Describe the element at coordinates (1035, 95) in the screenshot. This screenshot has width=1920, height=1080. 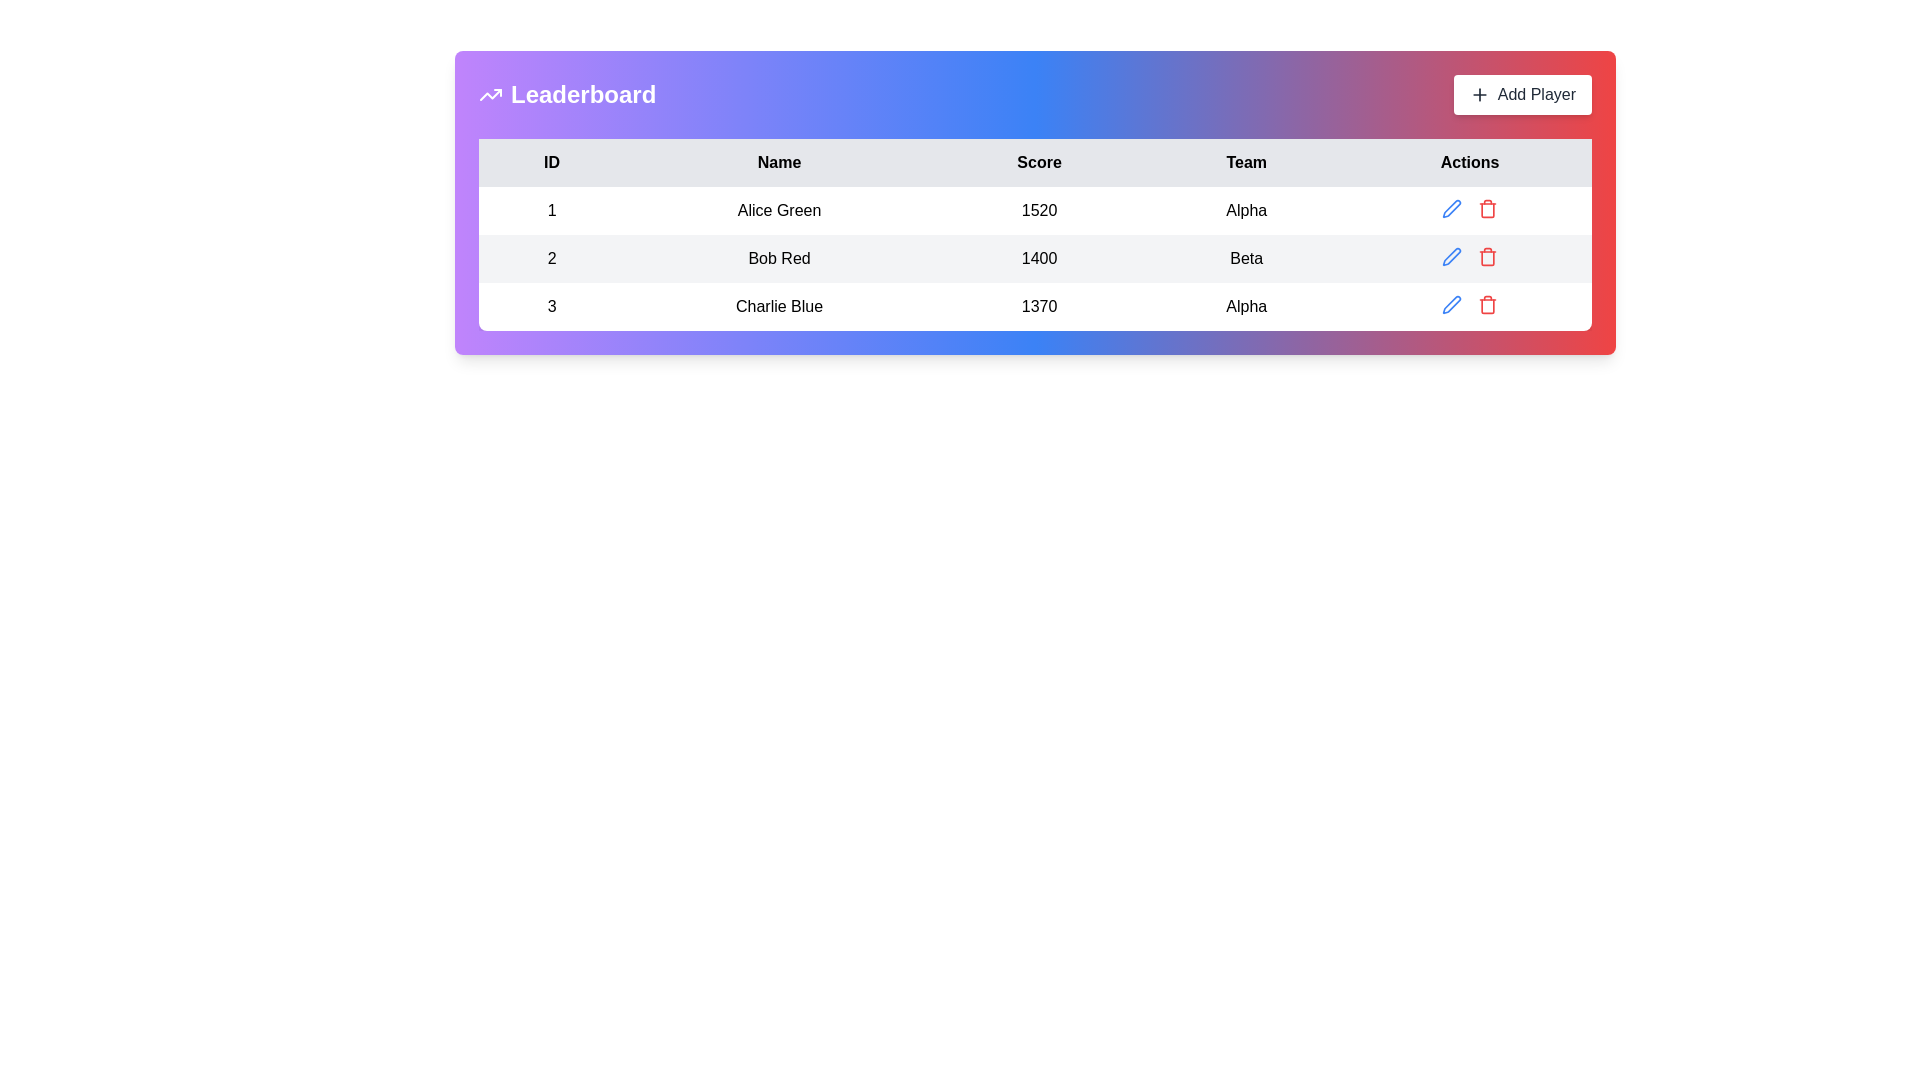
I see `the 'Leaderboard' section header with the 'Add Player' button using keyboard focus` at that location.